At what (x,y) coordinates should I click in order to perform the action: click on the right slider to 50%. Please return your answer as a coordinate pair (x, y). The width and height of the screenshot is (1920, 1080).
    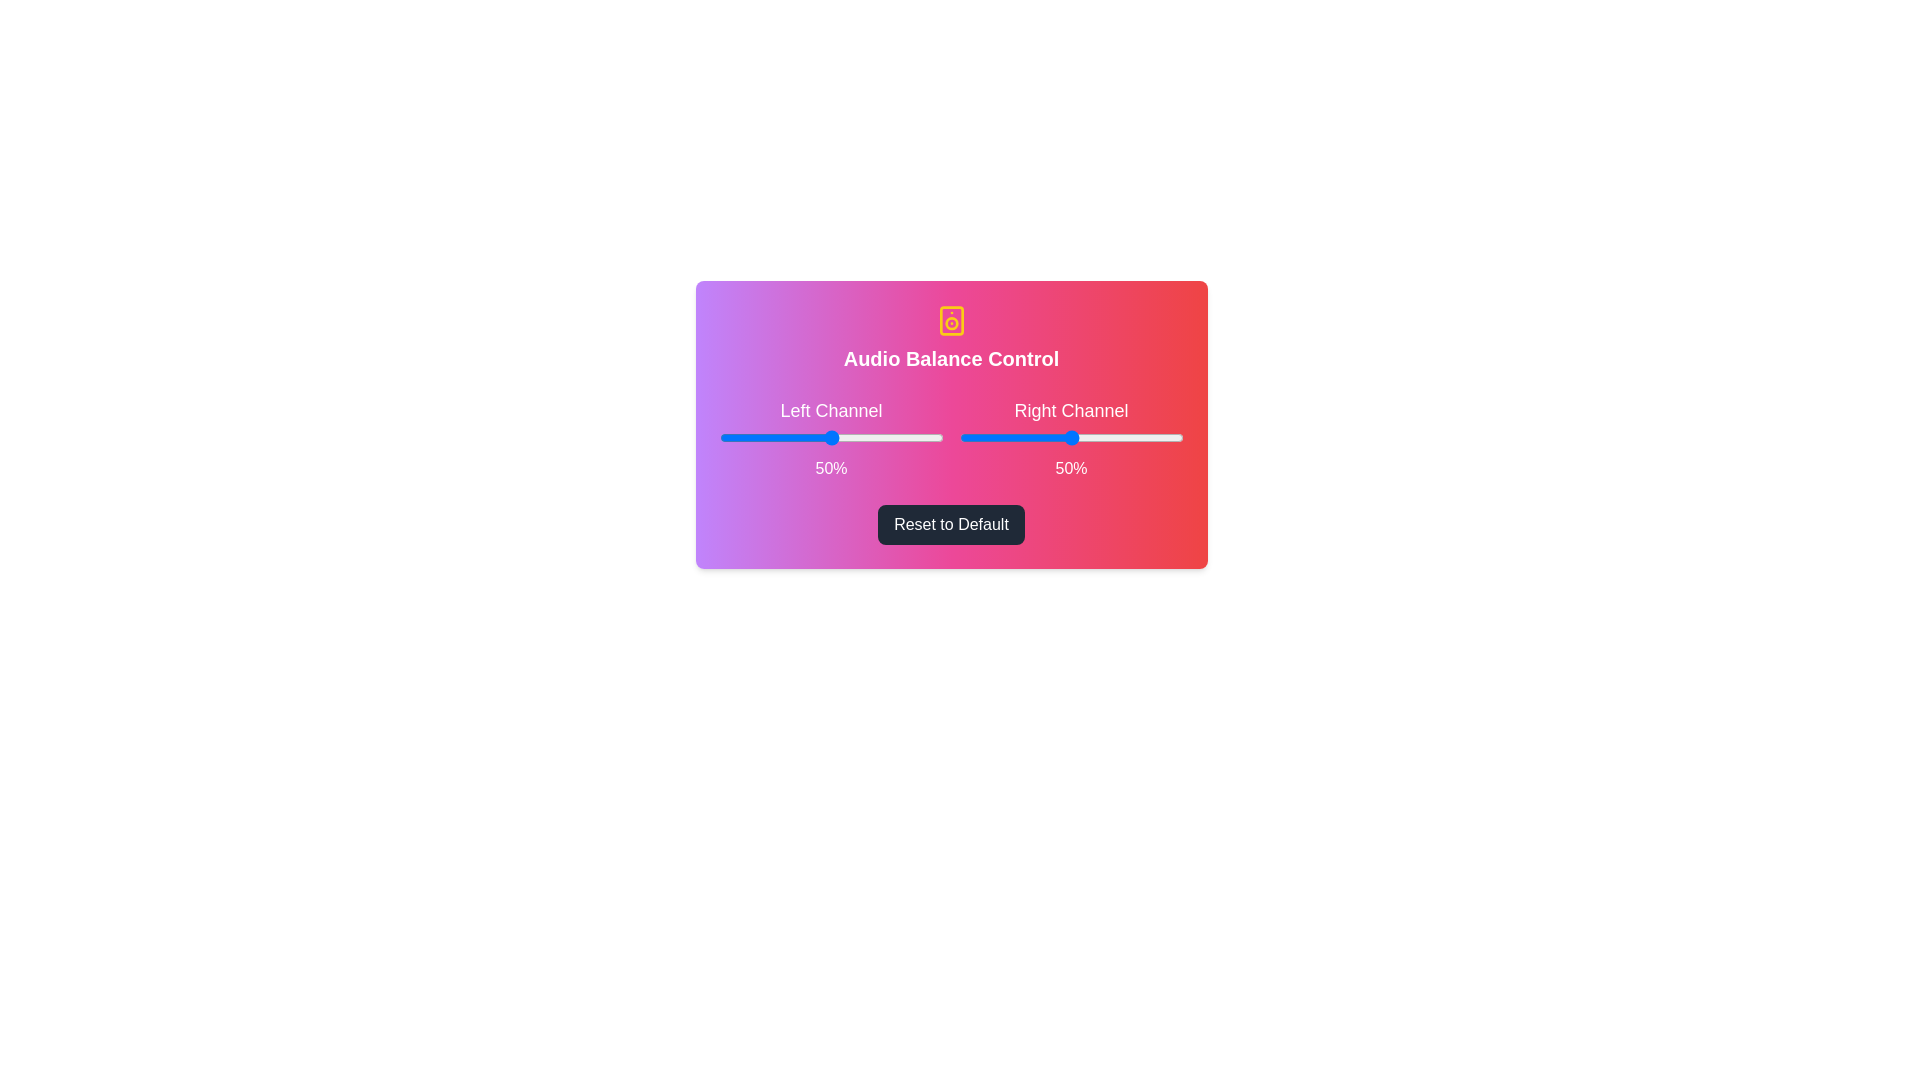
    Looking at the image, I should click on (1070, 437).